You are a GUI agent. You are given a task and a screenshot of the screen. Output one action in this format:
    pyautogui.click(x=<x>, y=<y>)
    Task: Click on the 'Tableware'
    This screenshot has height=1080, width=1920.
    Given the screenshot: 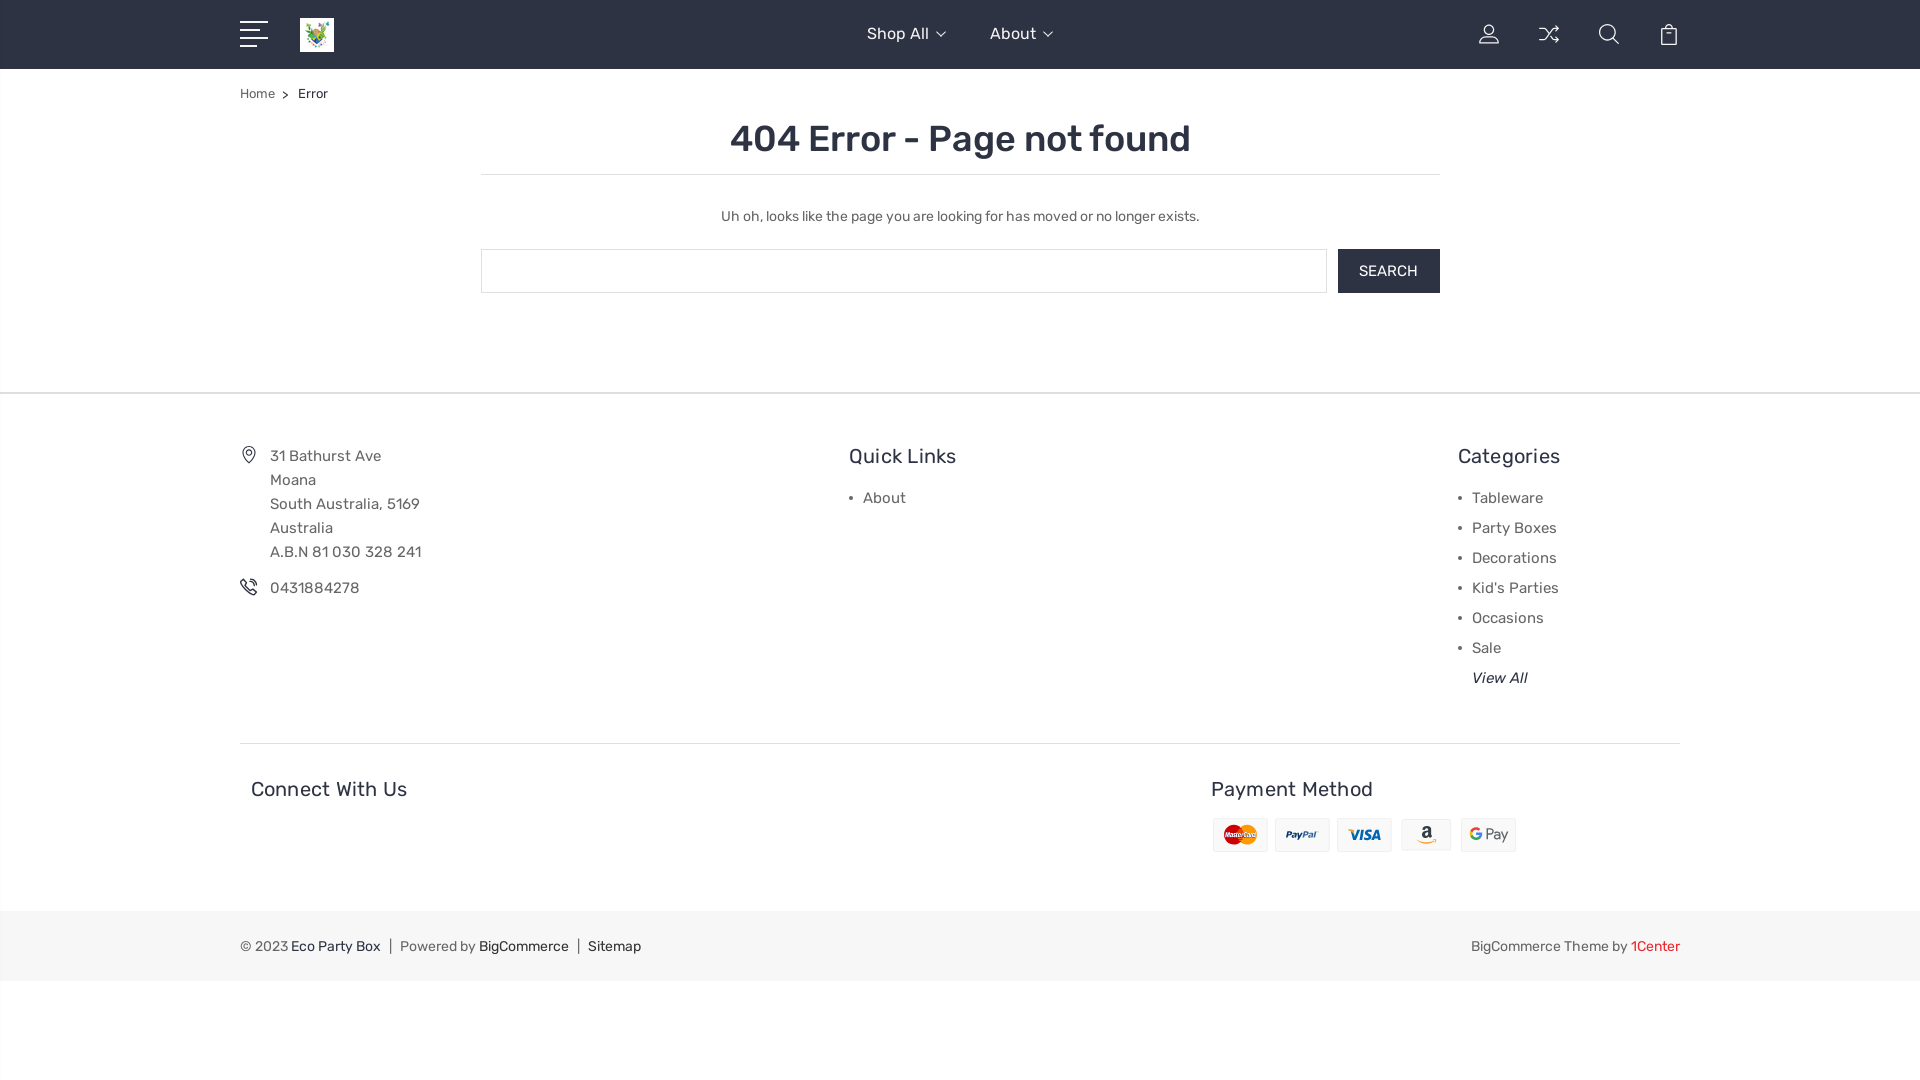 What is the action you would take?
    pyautogui.click(x=1507, y=496)
    